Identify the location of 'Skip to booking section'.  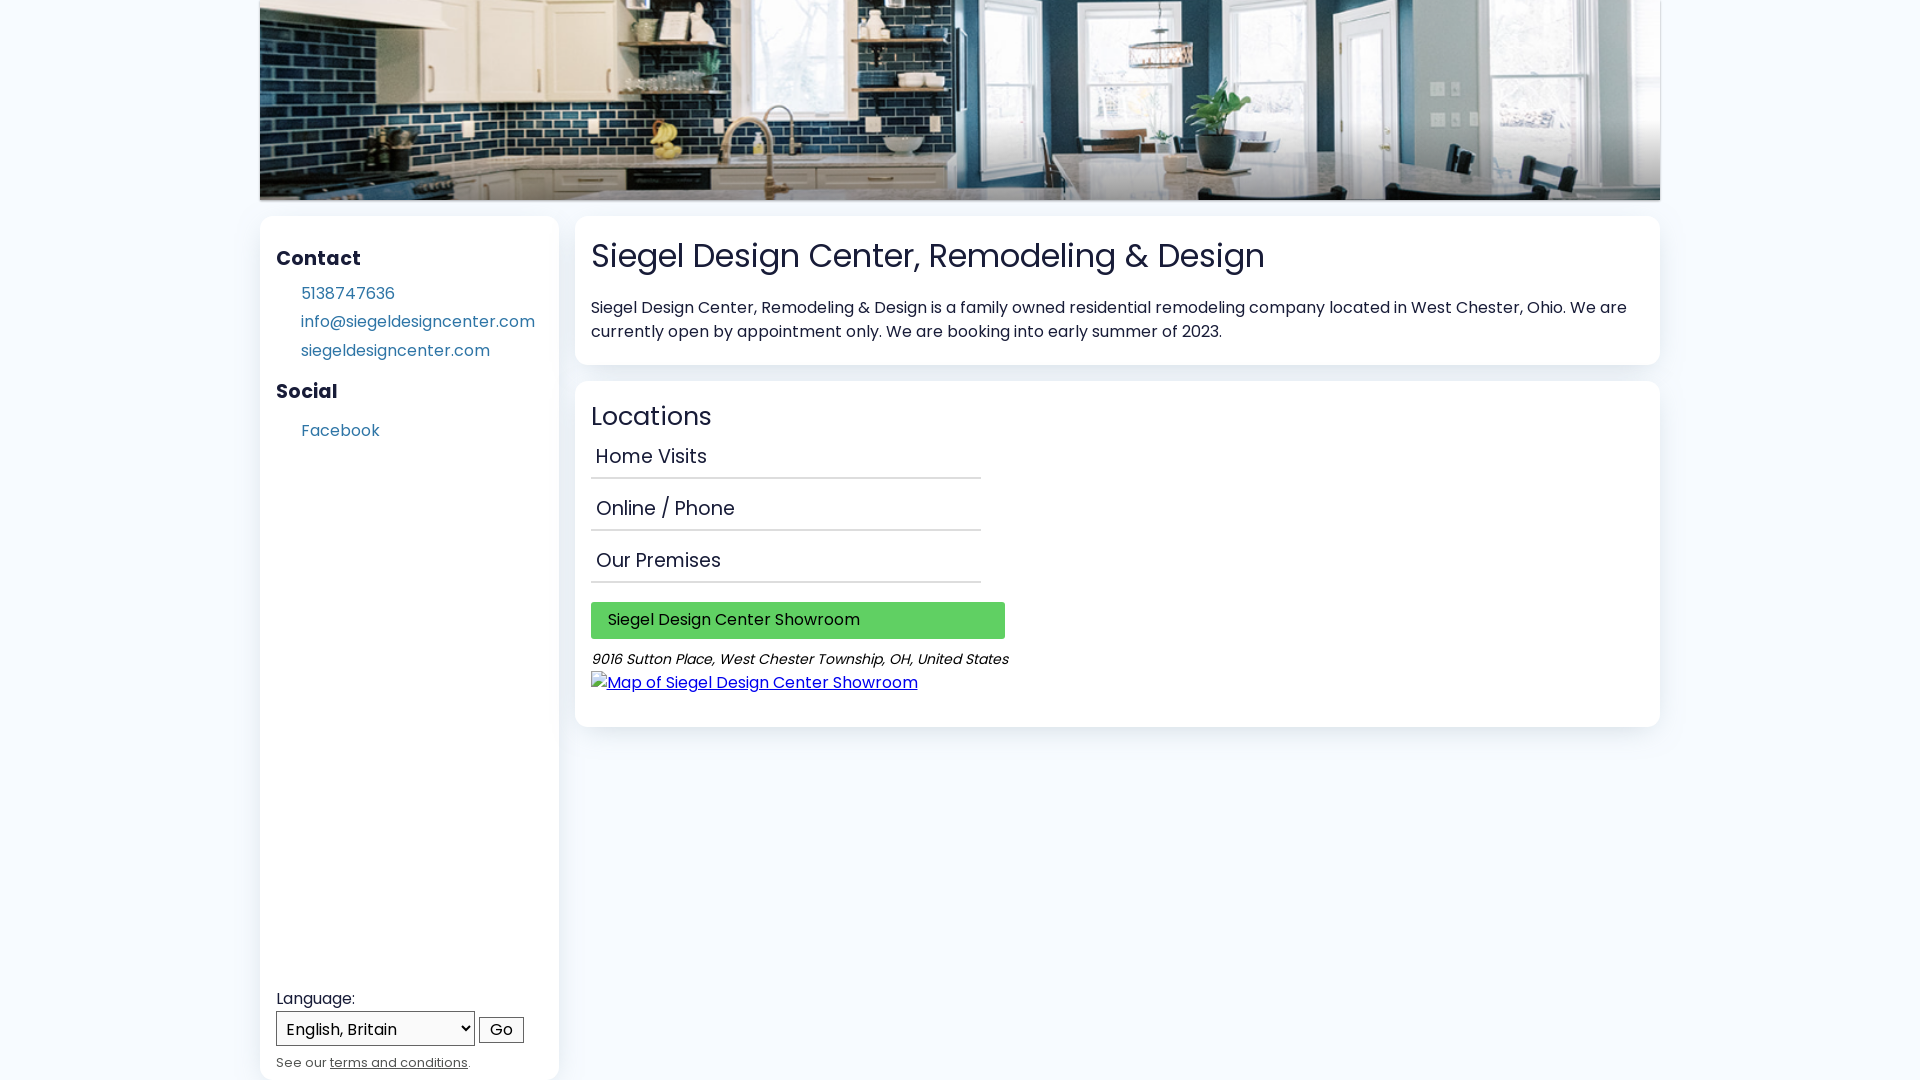
(385, 30).